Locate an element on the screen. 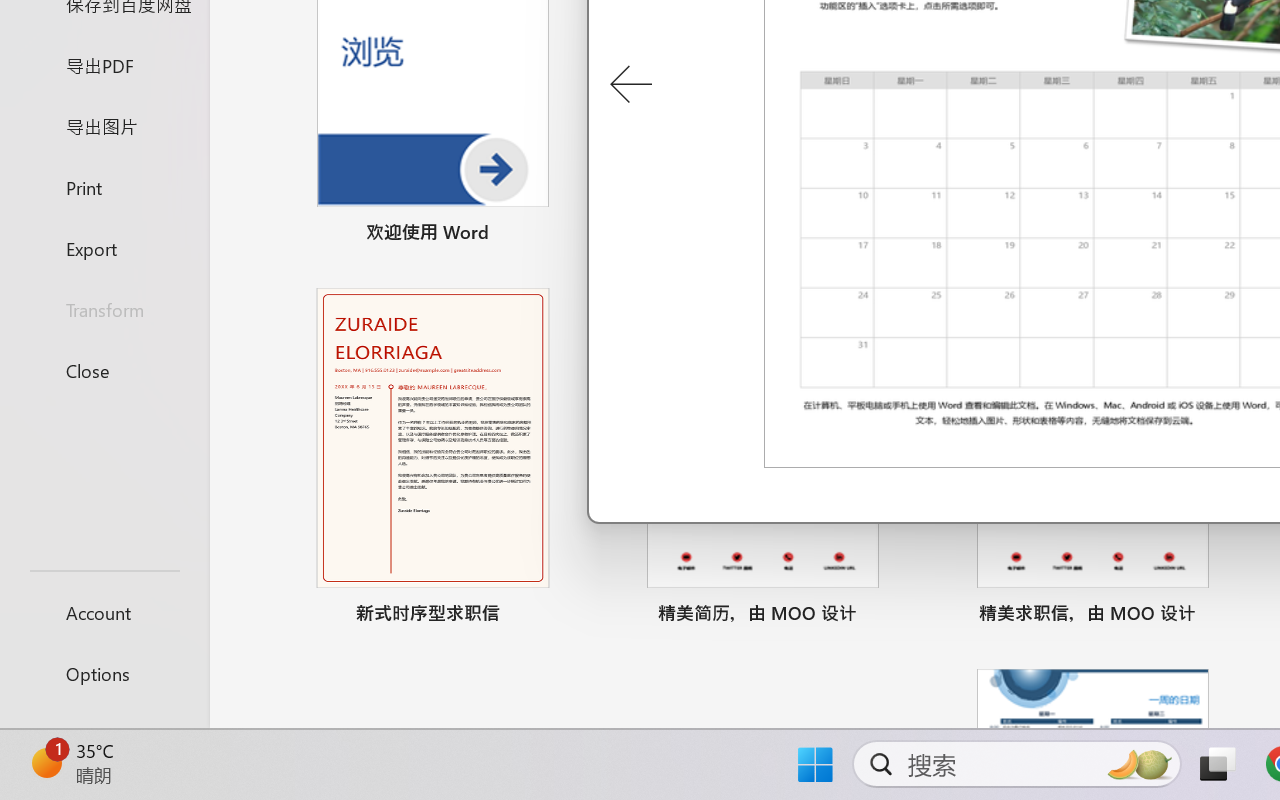 Image resolution: width=1280 pixels, height=800 pixels. 'Account' is located at coordinates (103, 612).